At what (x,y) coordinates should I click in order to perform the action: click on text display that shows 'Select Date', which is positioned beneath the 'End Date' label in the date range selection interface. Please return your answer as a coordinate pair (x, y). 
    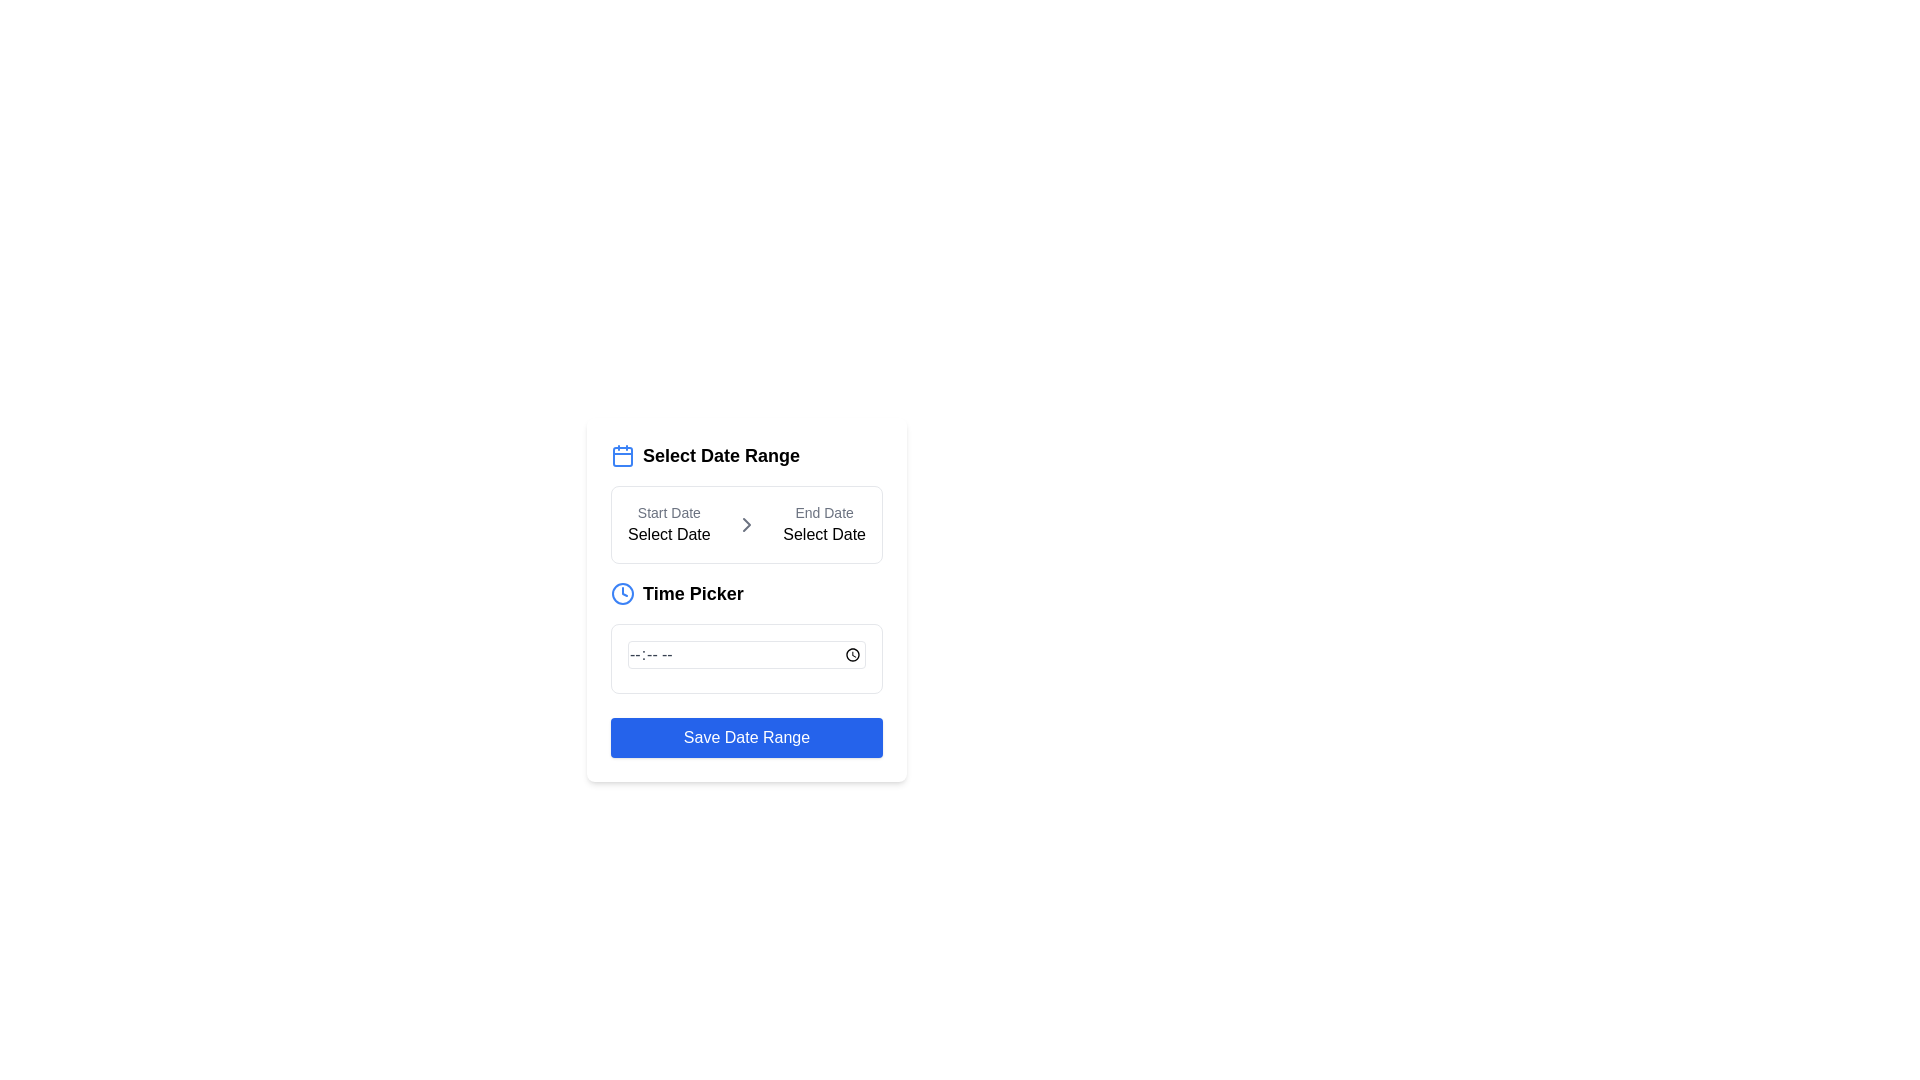
    Looking at the image, I should click on (824, 533).